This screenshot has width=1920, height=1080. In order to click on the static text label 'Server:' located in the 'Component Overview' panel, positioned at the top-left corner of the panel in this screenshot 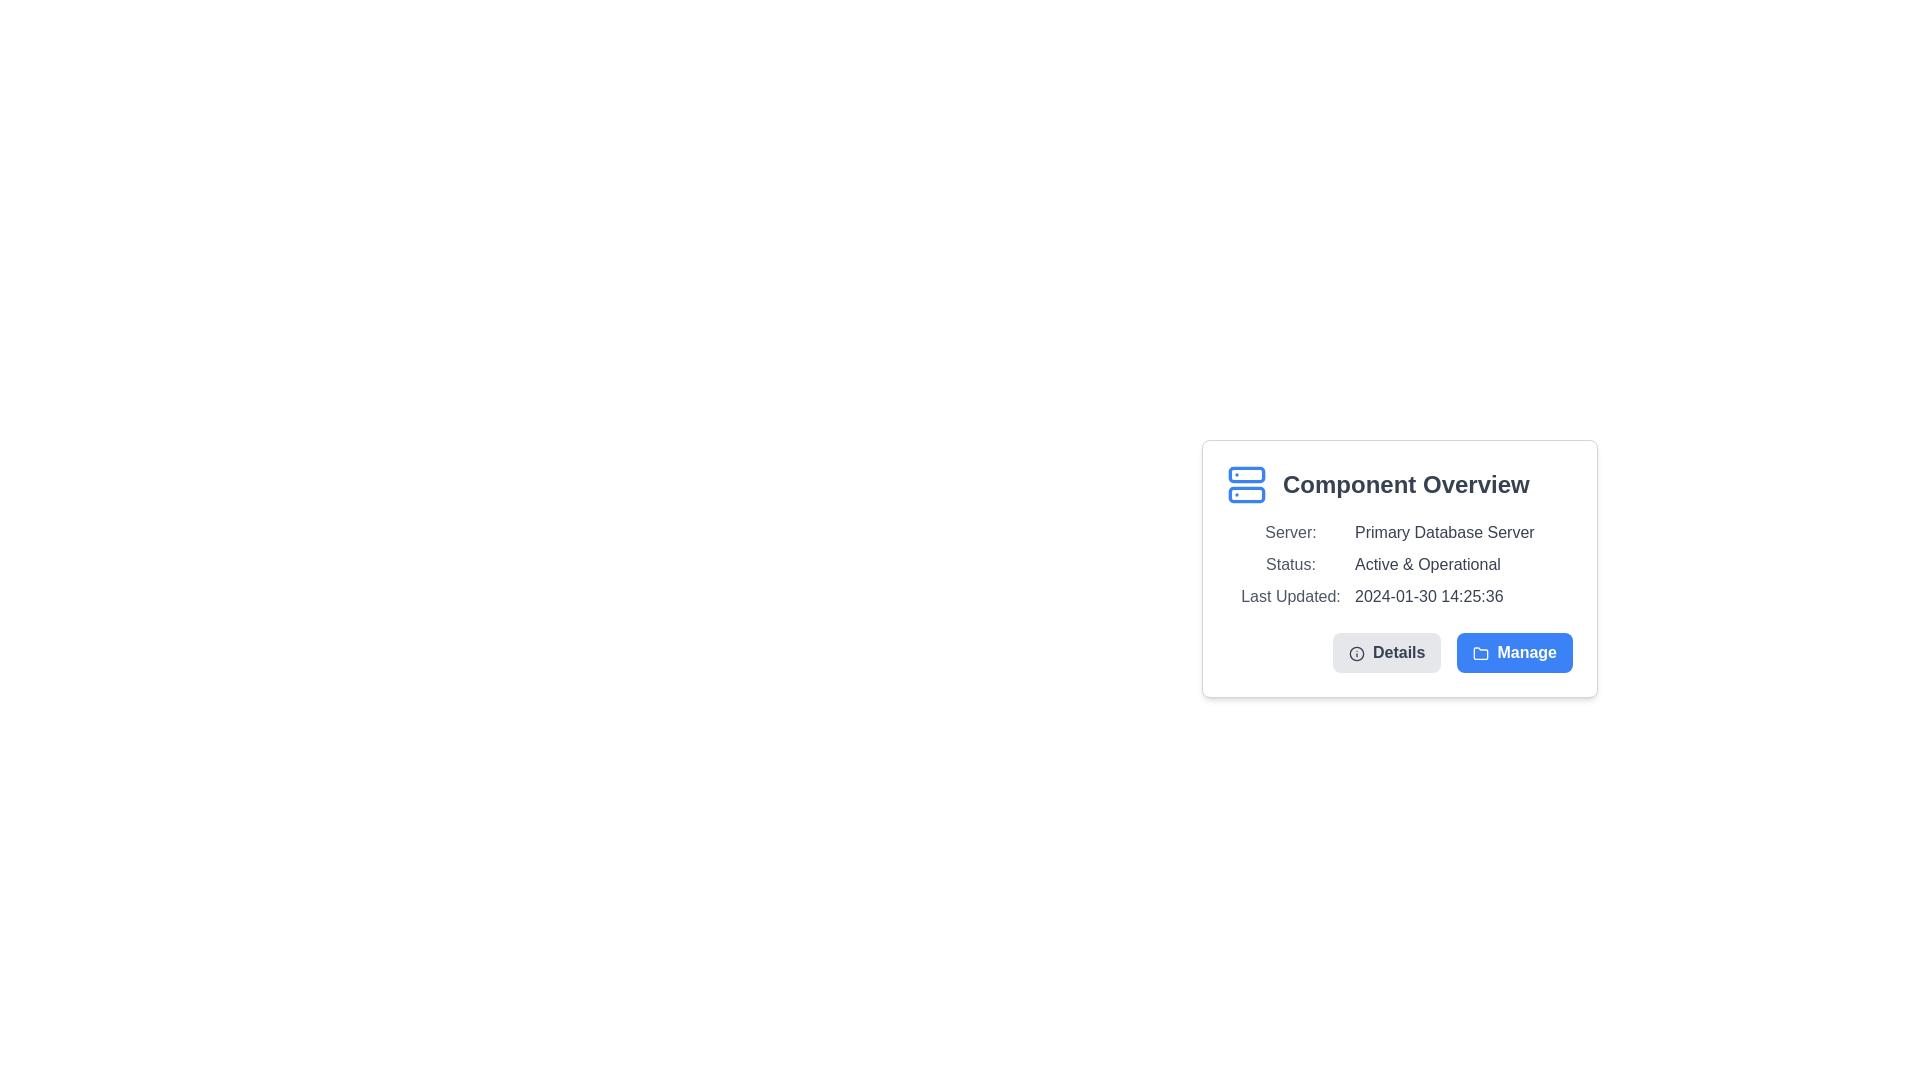, I will do `click(1291, 531)`.